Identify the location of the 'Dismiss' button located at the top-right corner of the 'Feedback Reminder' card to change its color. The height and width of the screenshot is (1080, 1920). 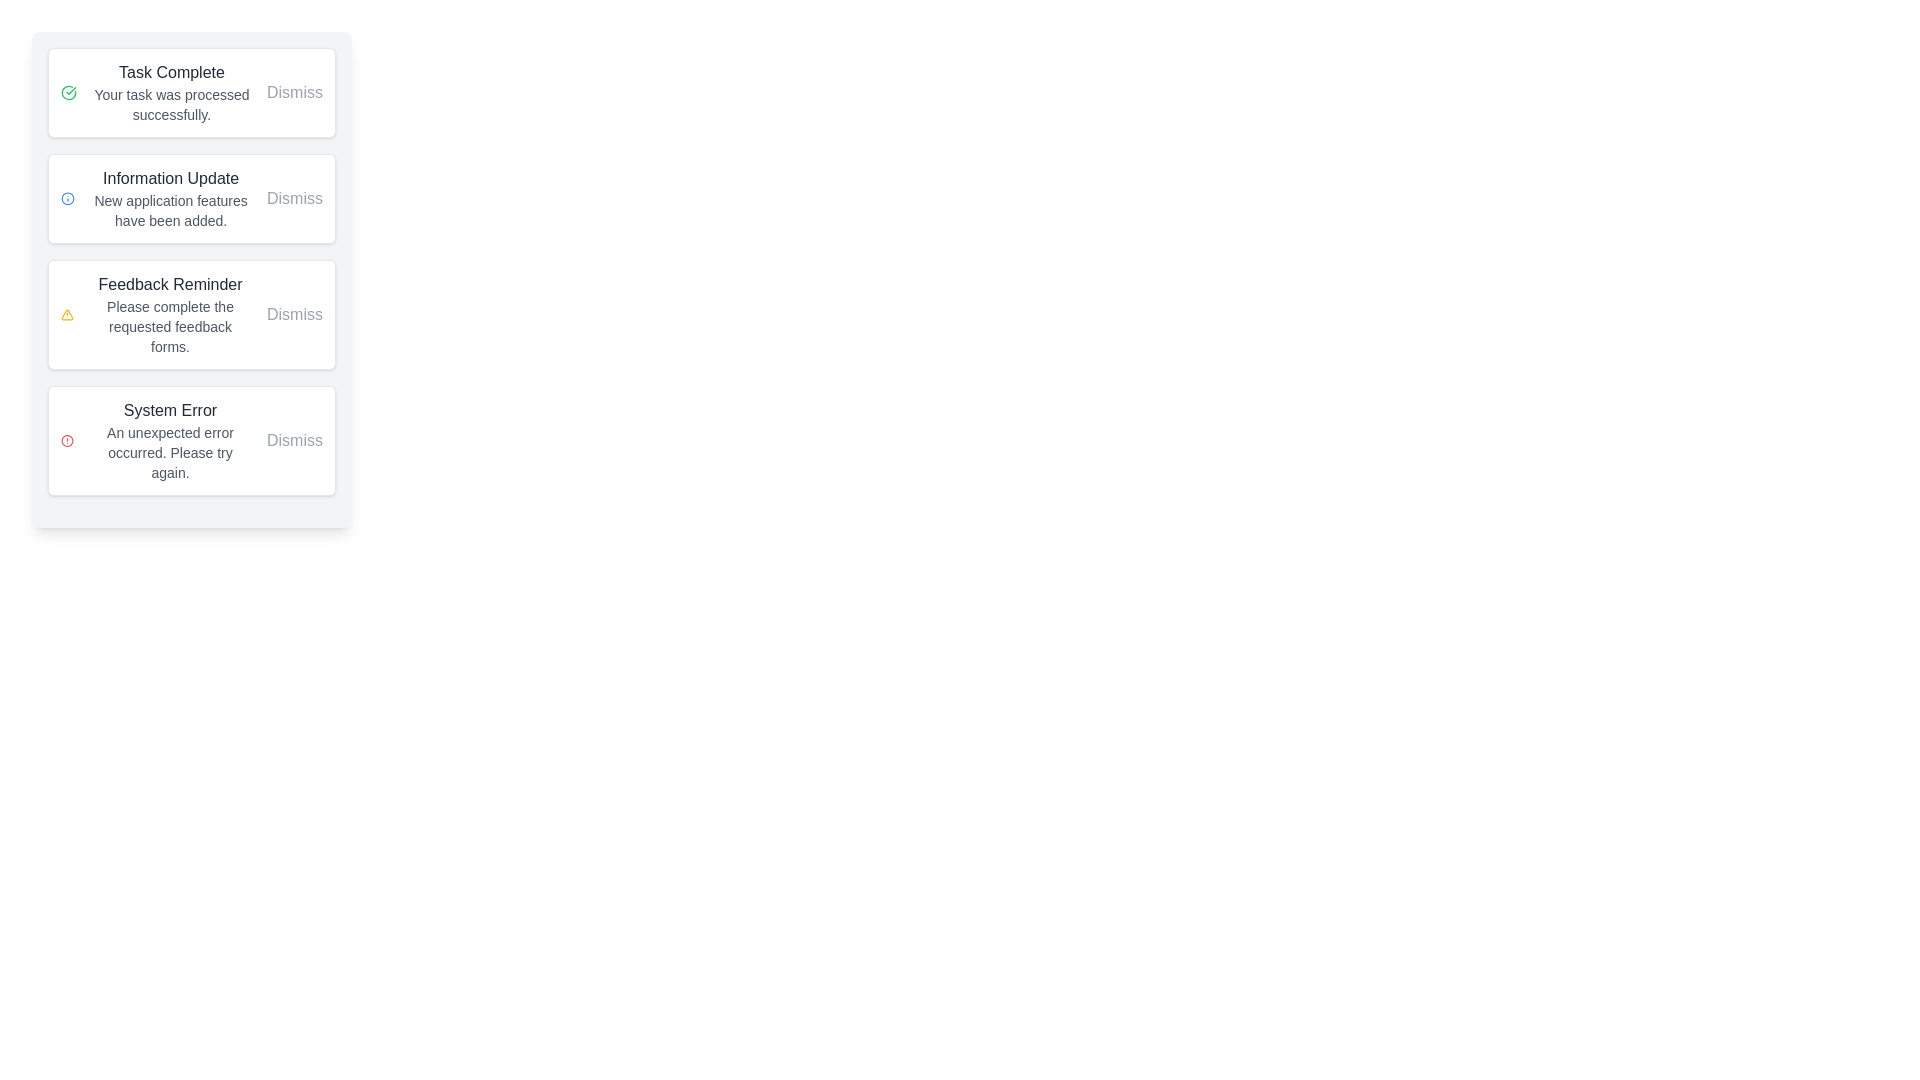
(293, 315).